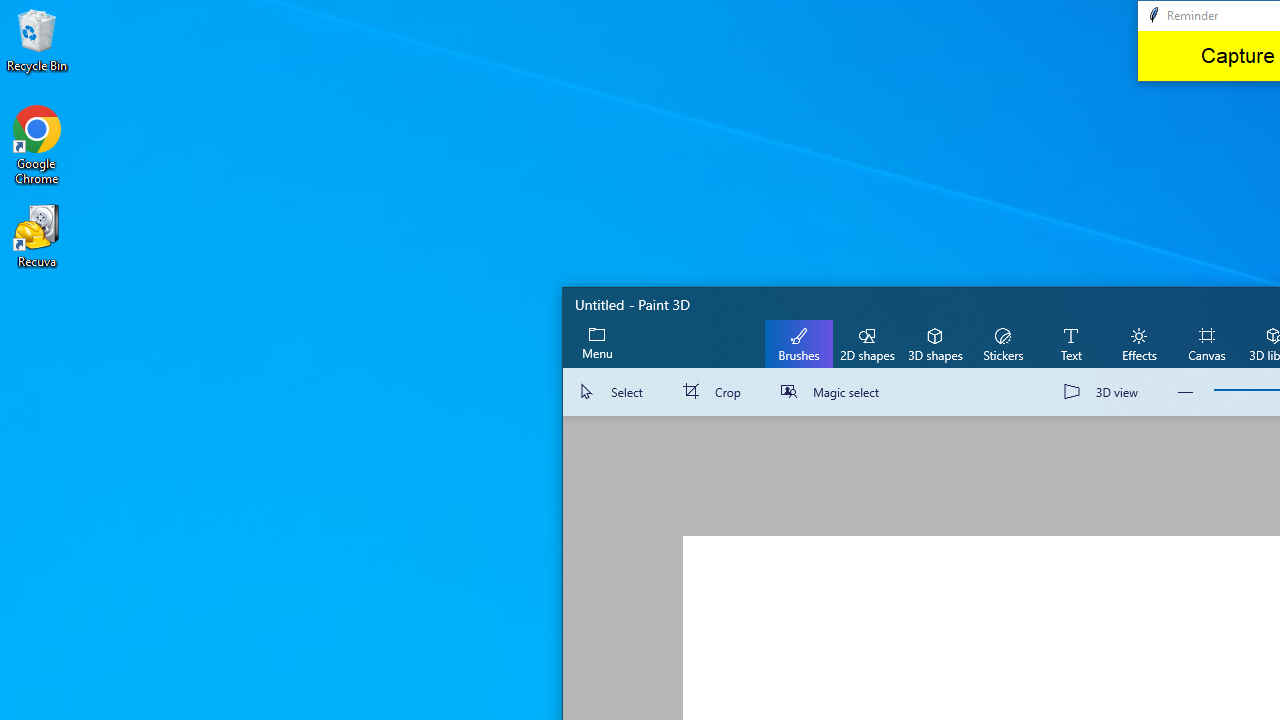  What do you see at coordinates (716, 392) in the screenshot?
I see `'Crop'` at bounding box center [716, 392].